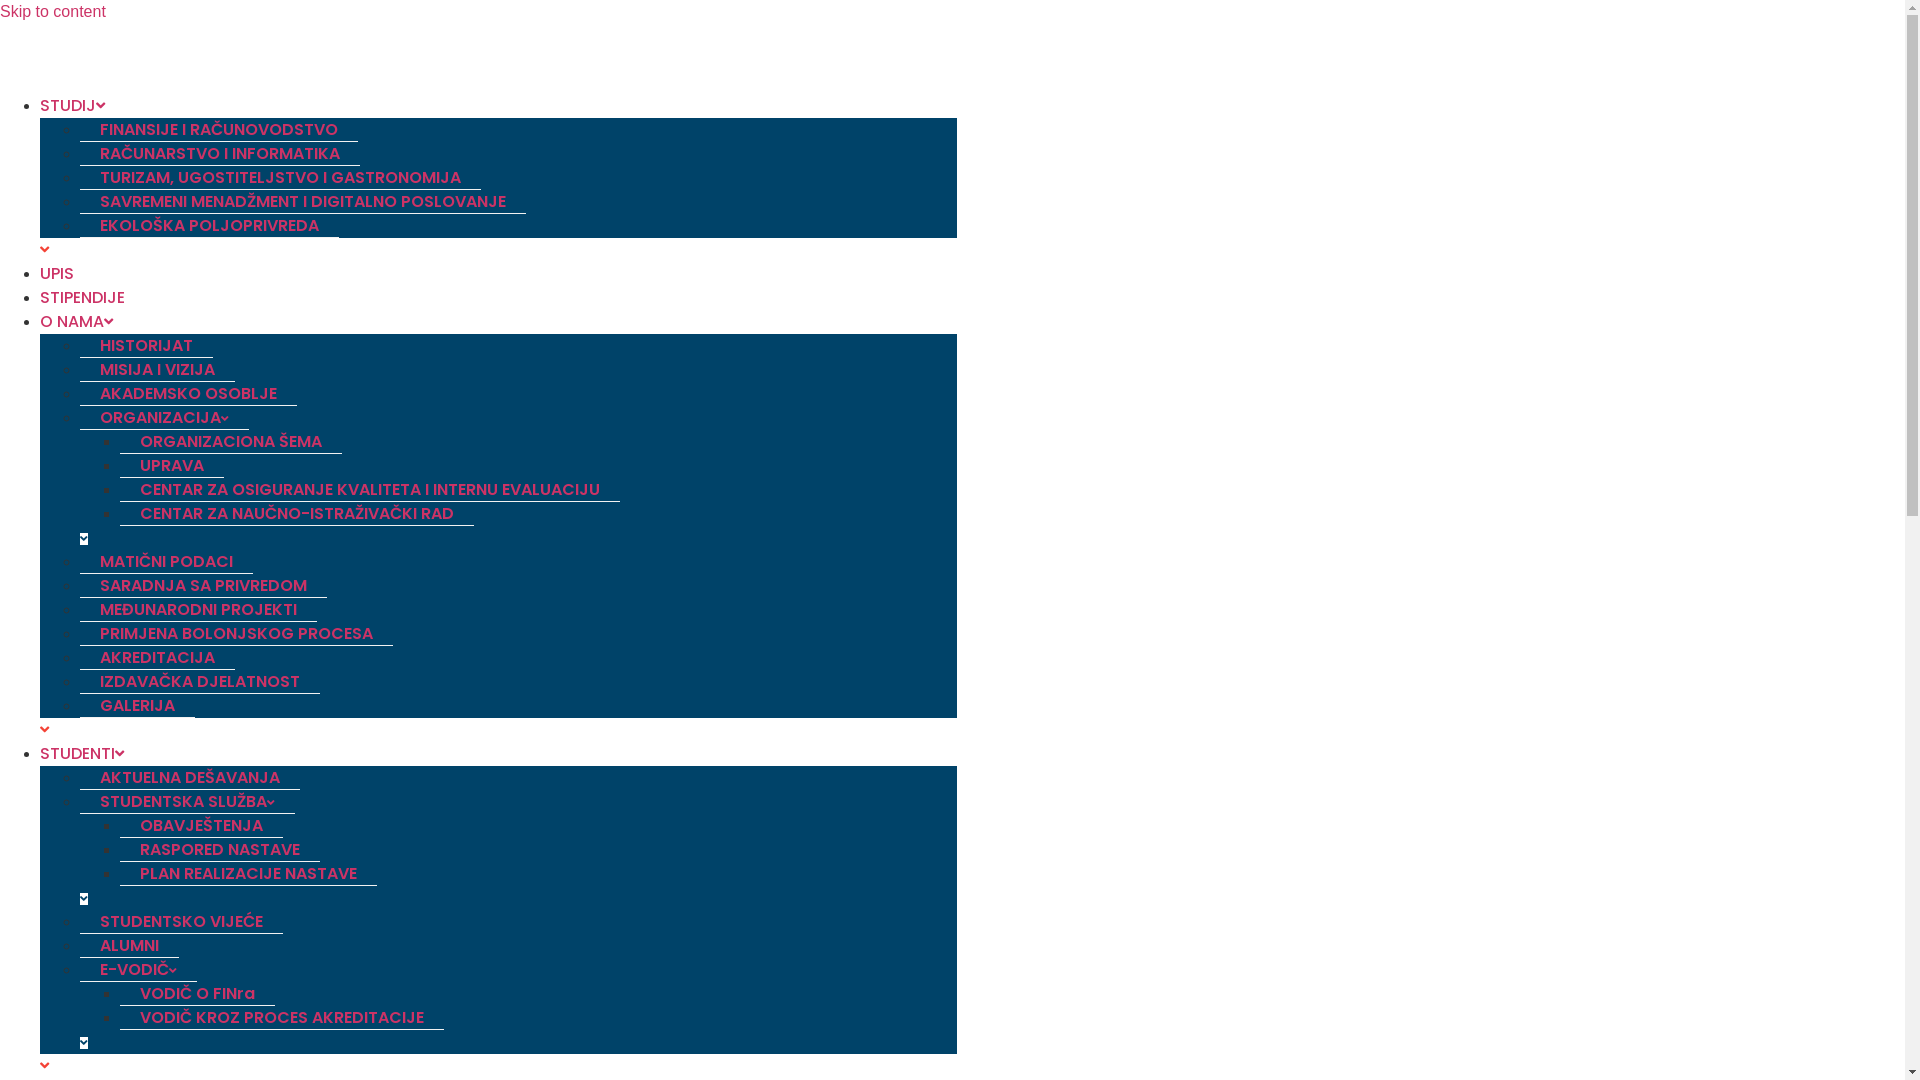 The width and height of the screenshot is (1920, 1080). I want to click on 'PRIMJENA BOLONJSKOG PROCESA', so click(236, 633).